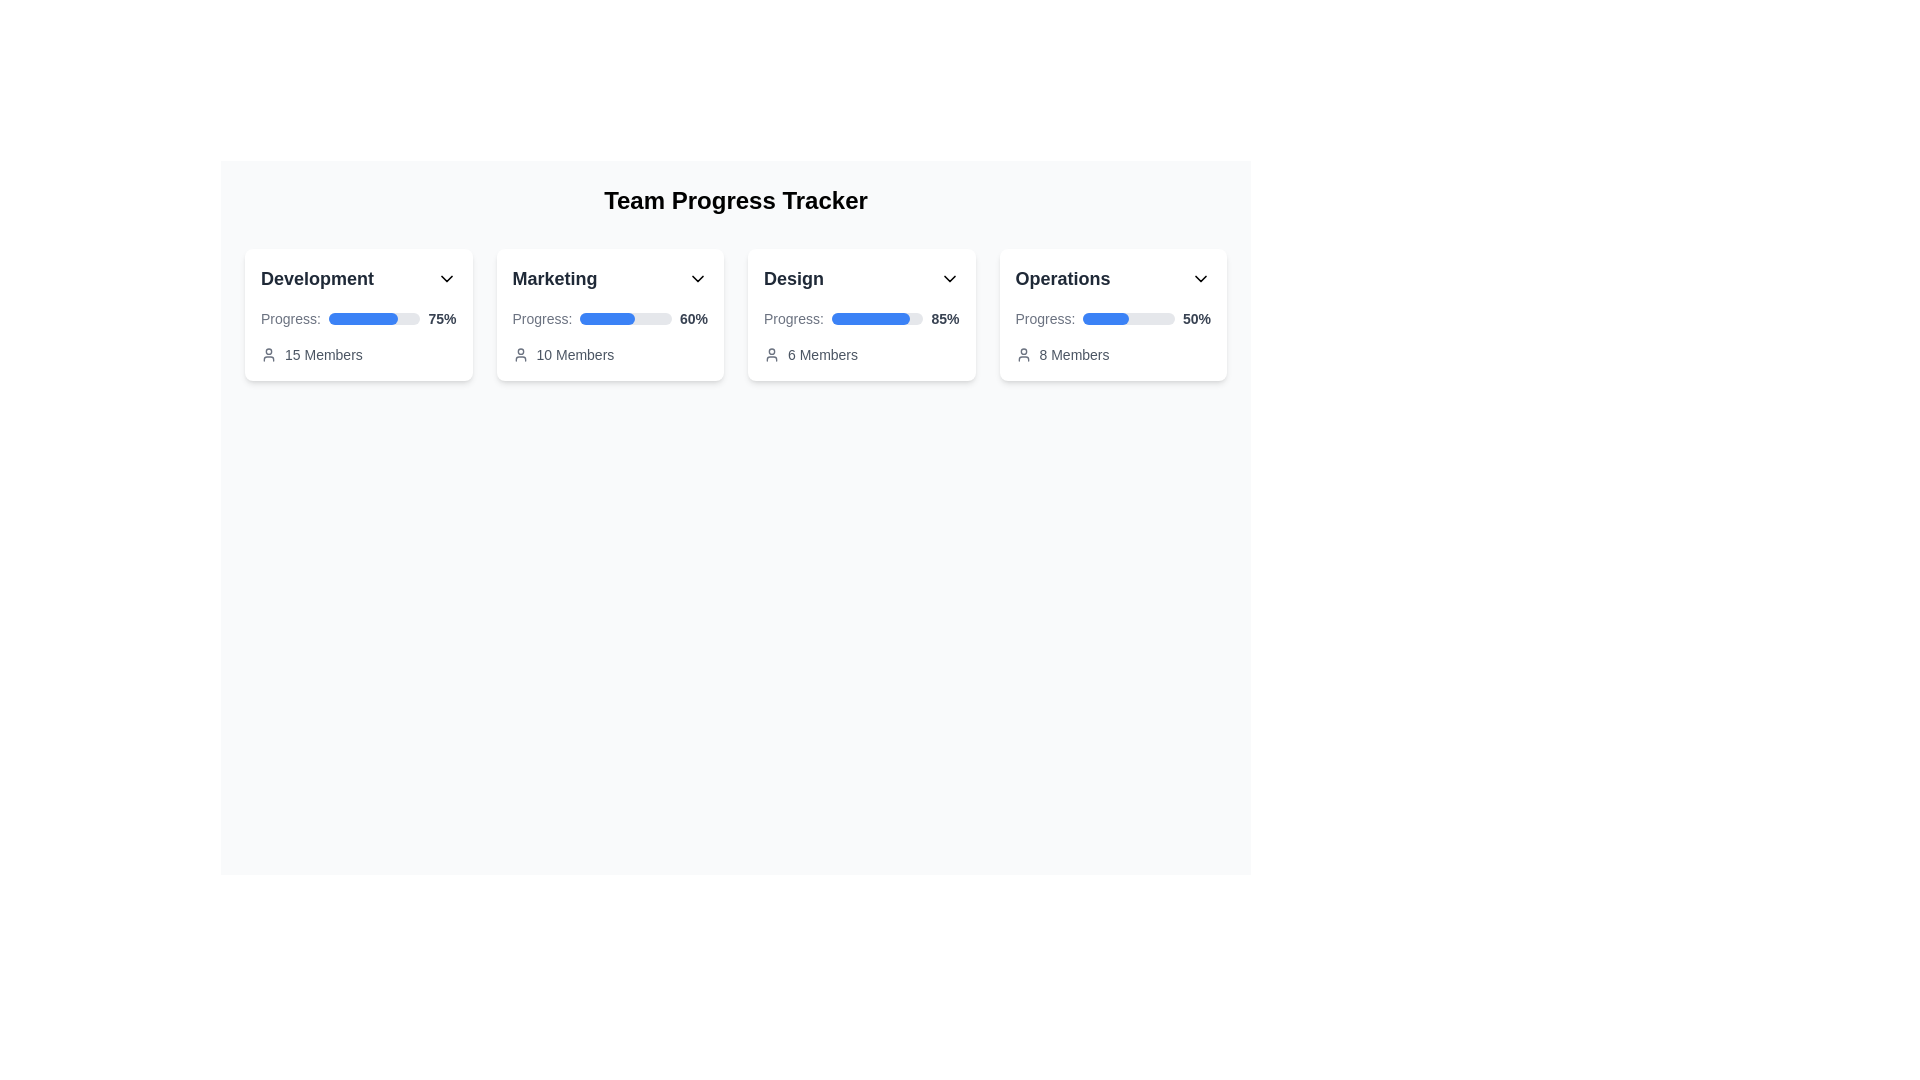 This screenshot has height=1080, width=1920. Describe the element at coordinates (358, 353) in the screenshot. I see `the text label displaying '15 Members' with an accompanying user icon, located at the bottom of the 'Development' card in the 'Team Progress Tracker' interface` at that location.